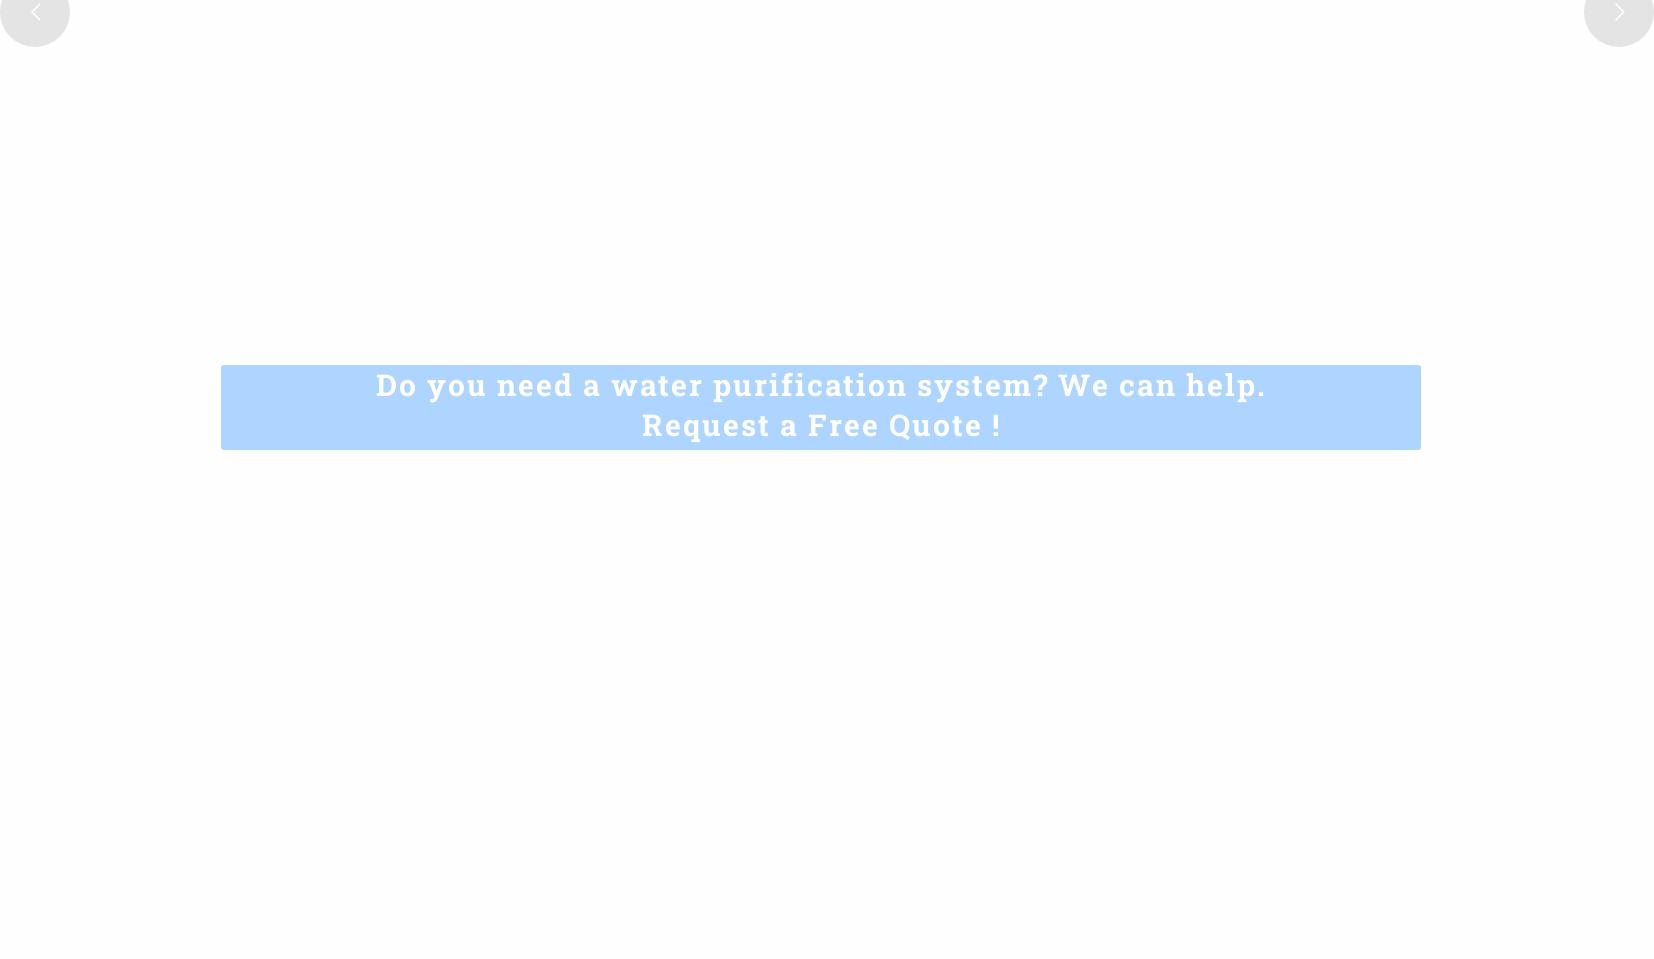  Describe the element at coordinates (640, 423) in the screenshot. I see `'Request a Free Quote !'` at that location.